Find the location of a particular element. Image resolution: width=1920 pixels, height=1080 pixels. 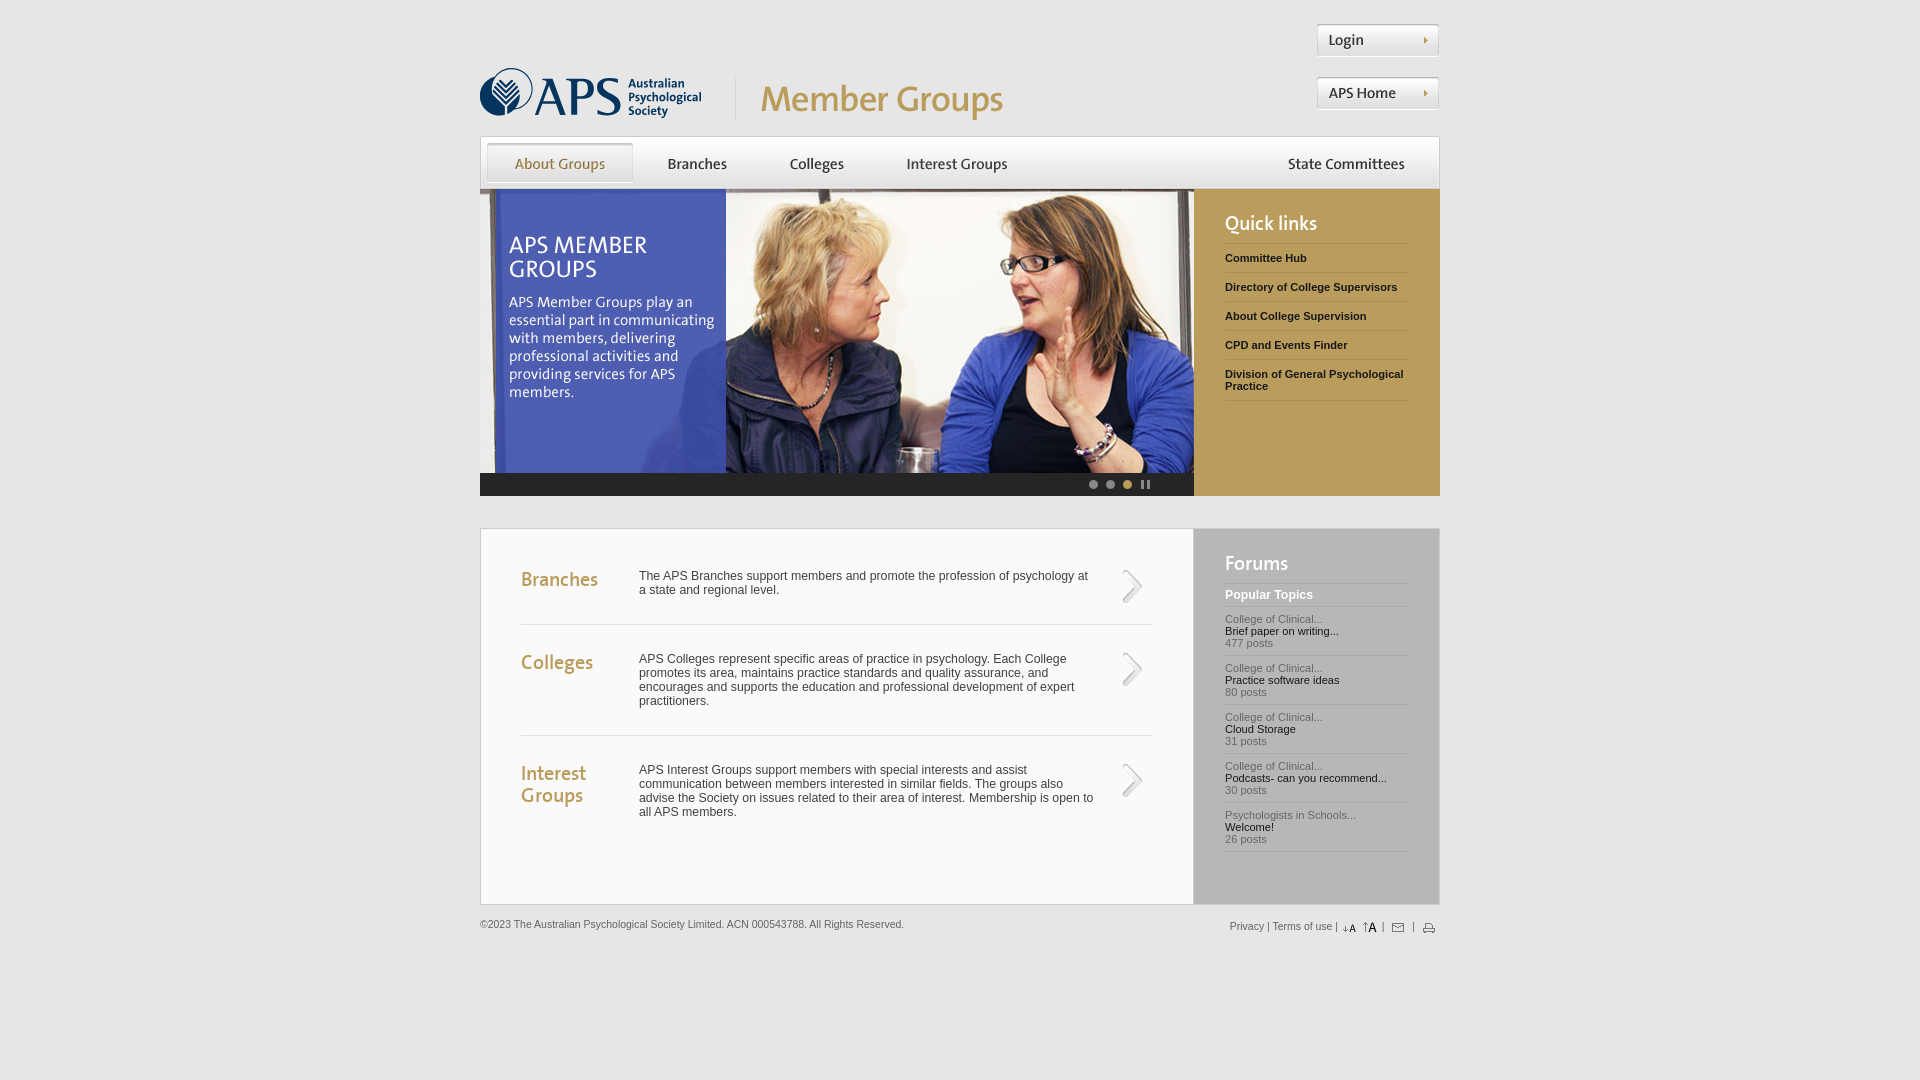

'Directory of College Supervisors' is located at coordinates (1316, 286).